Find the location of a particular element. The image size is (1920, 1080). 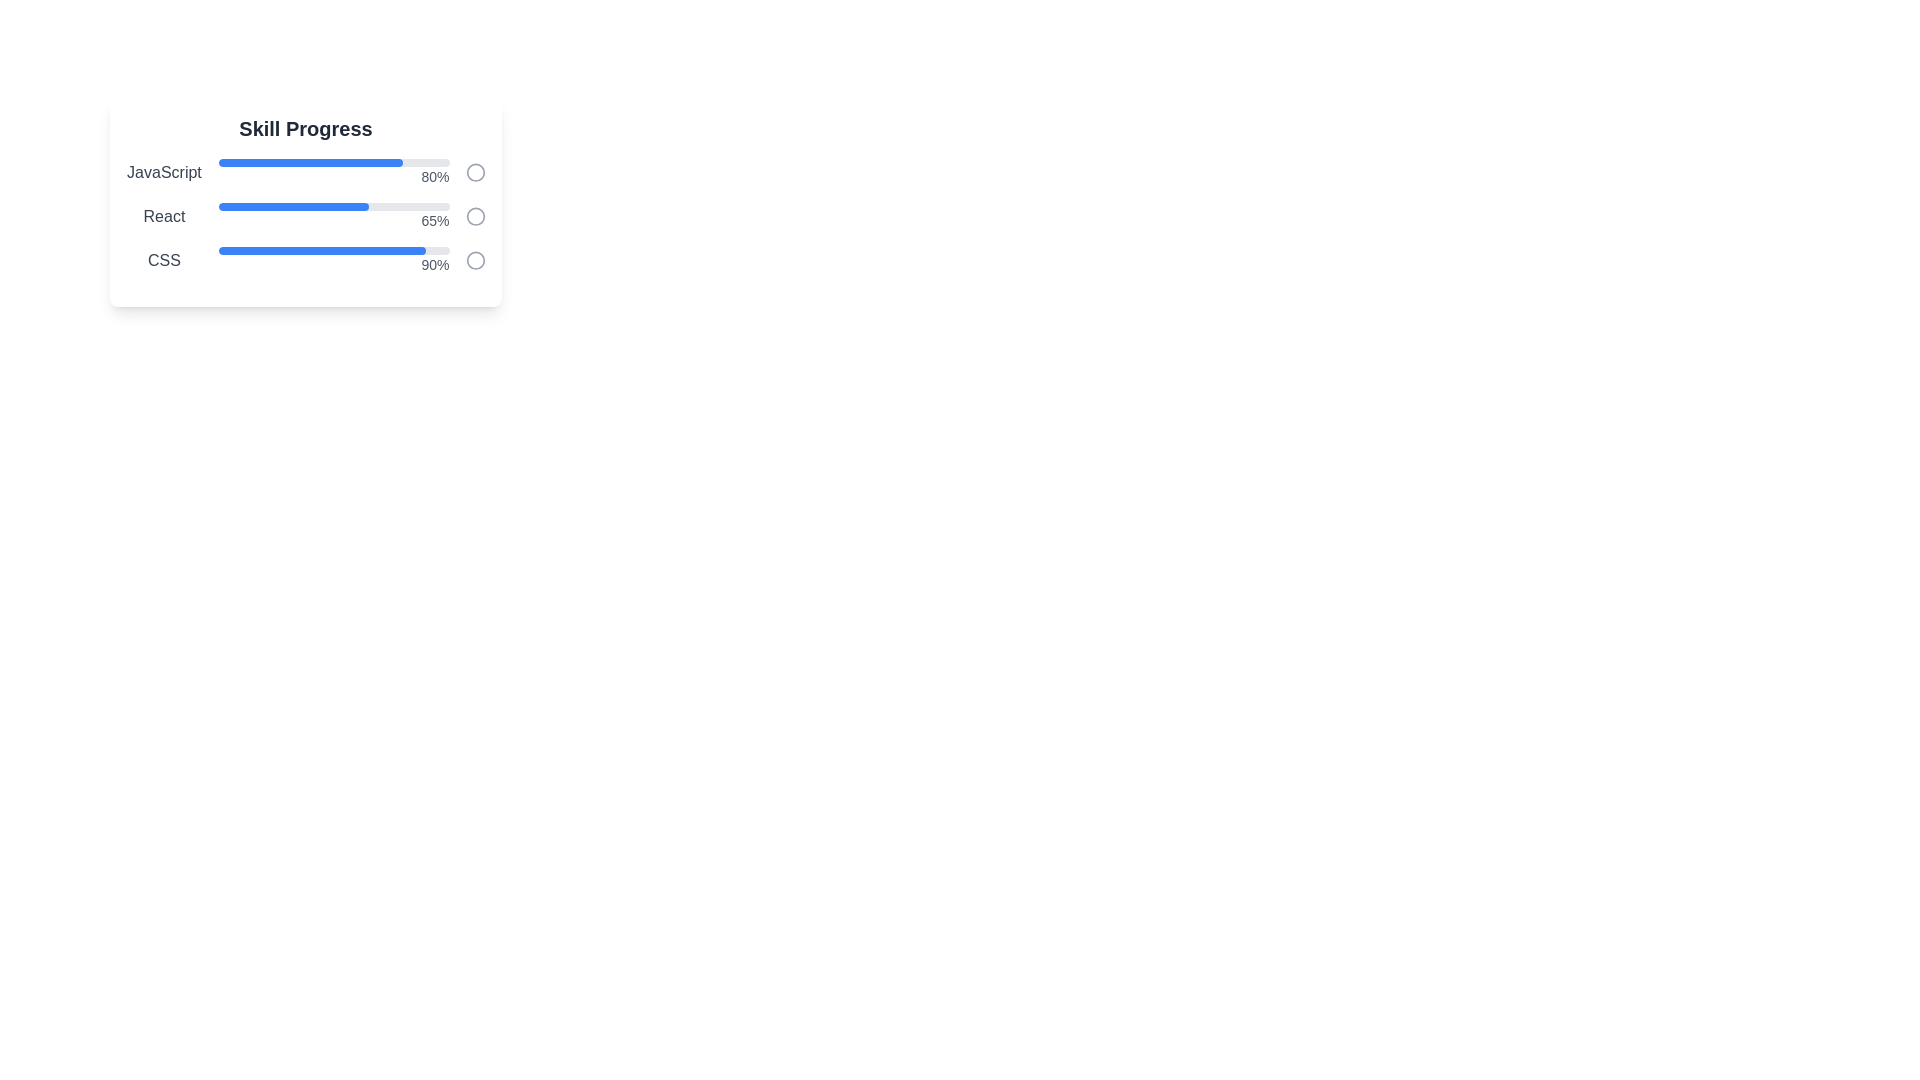

the circular UI indicator with a gray outline located next to the 'React' skill progress line in the skill progress card is located at coordinates (474, 216).